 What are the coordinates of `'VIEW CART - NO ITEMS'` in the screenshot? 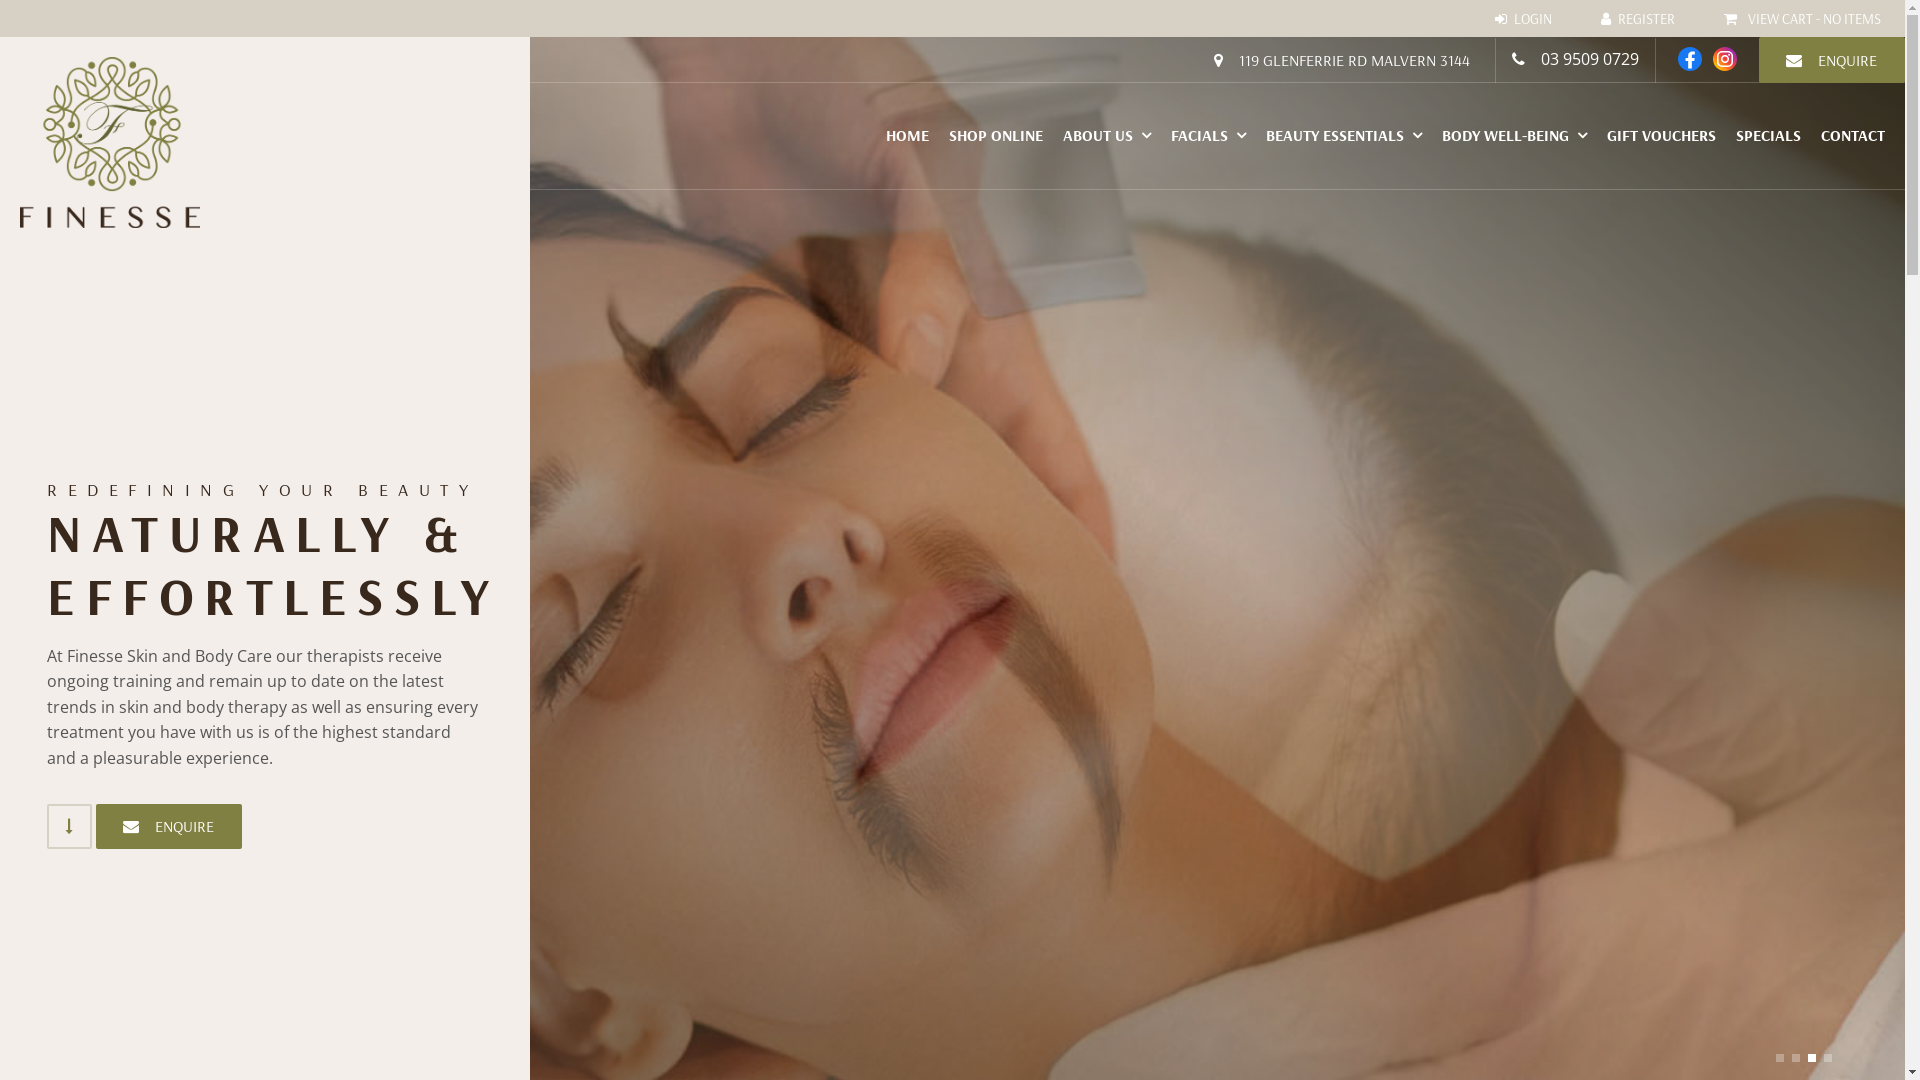 It's located at (1699, 18).